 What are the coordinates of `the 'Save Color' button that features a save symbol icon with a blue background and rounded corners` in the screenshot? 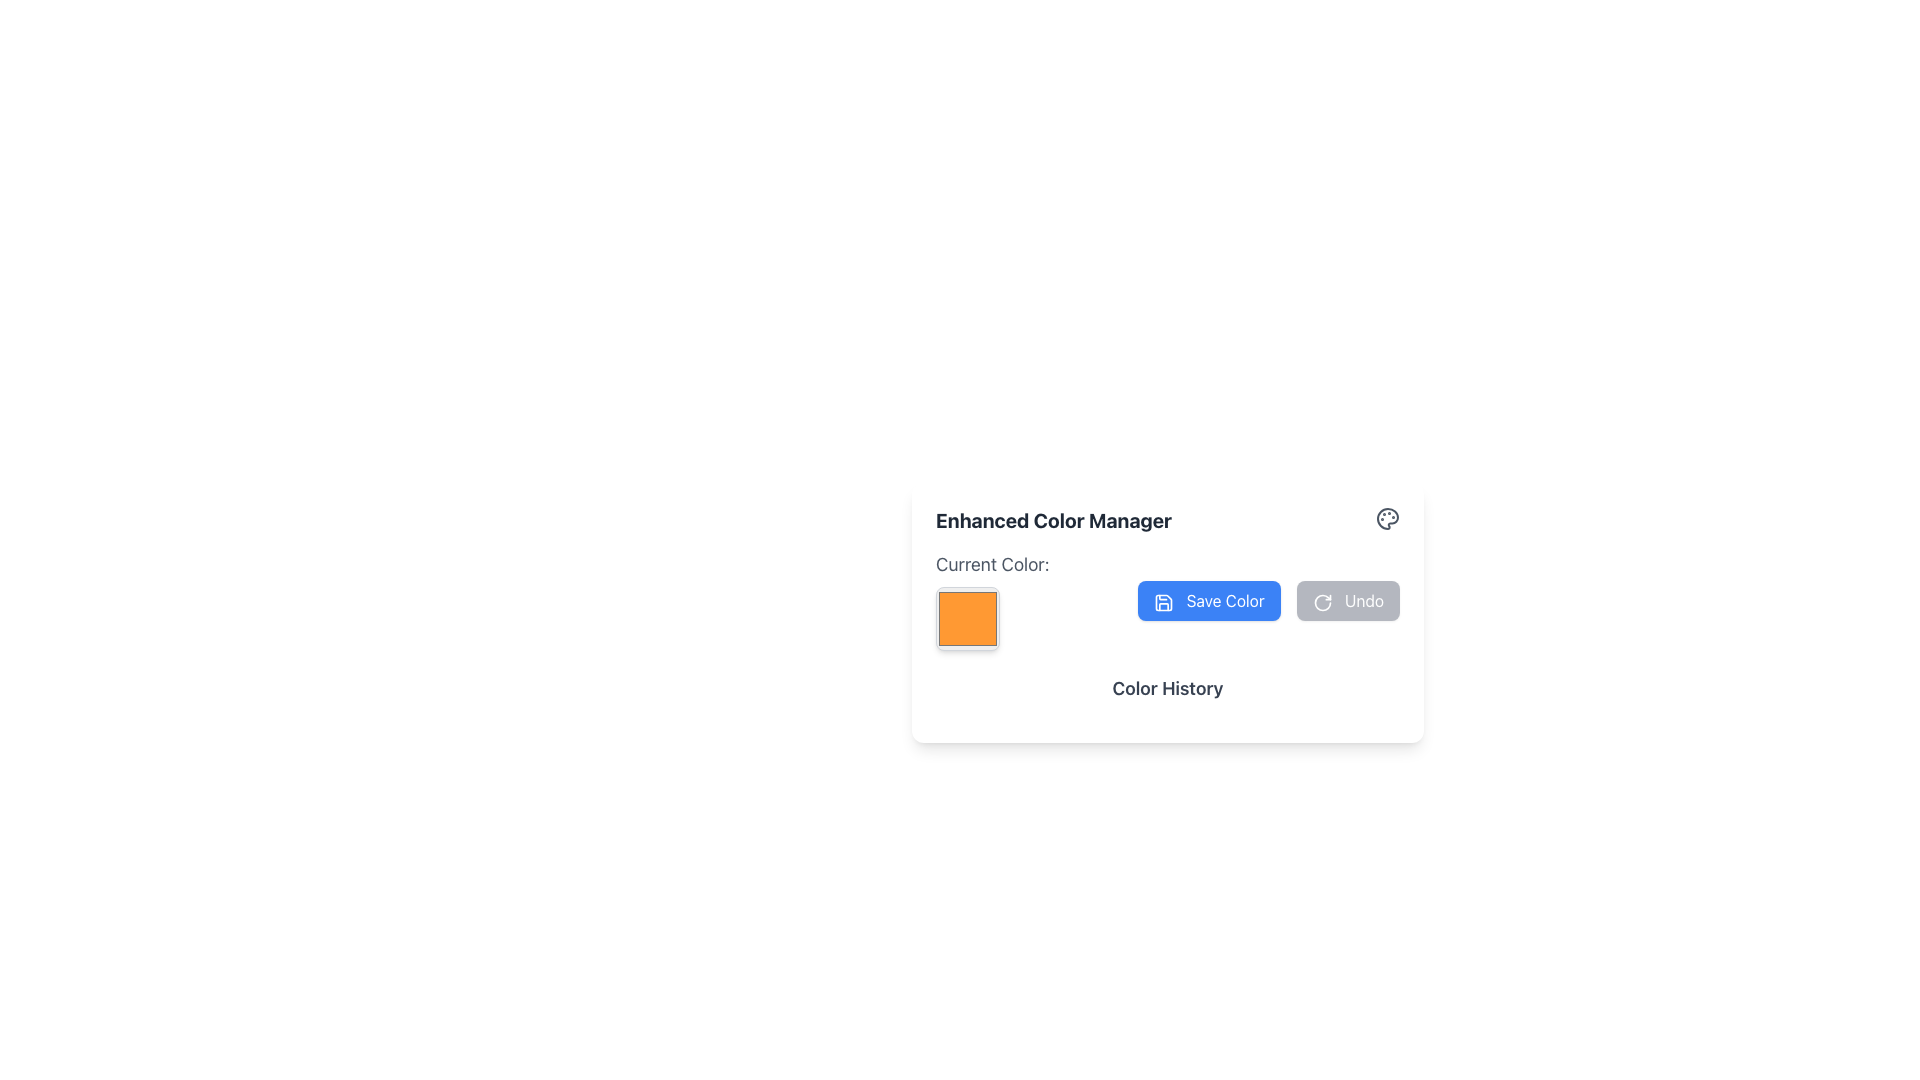 It's located at (1164, 601).